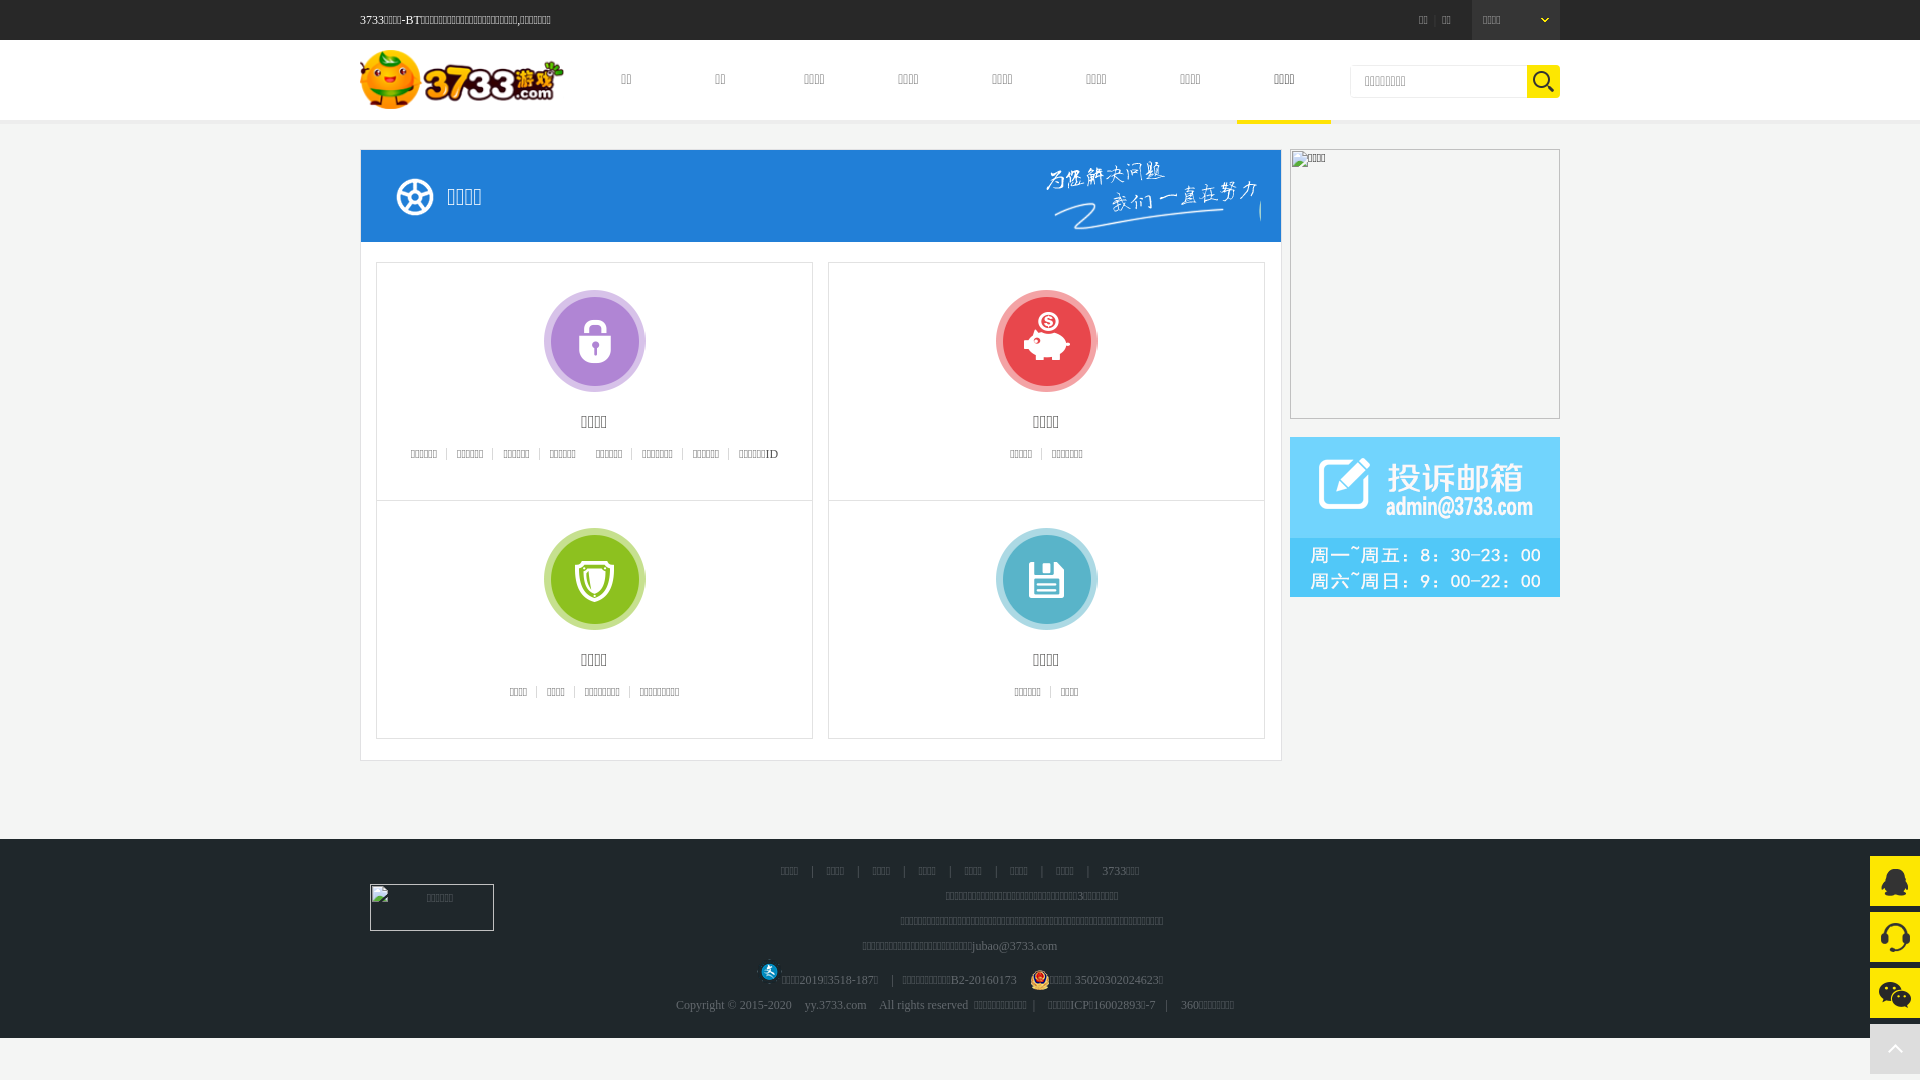  What do you see at coordinates (794, 1005) in the screenshot?
I see `'yy.3733.com'` at bounding box center [794, 1005].